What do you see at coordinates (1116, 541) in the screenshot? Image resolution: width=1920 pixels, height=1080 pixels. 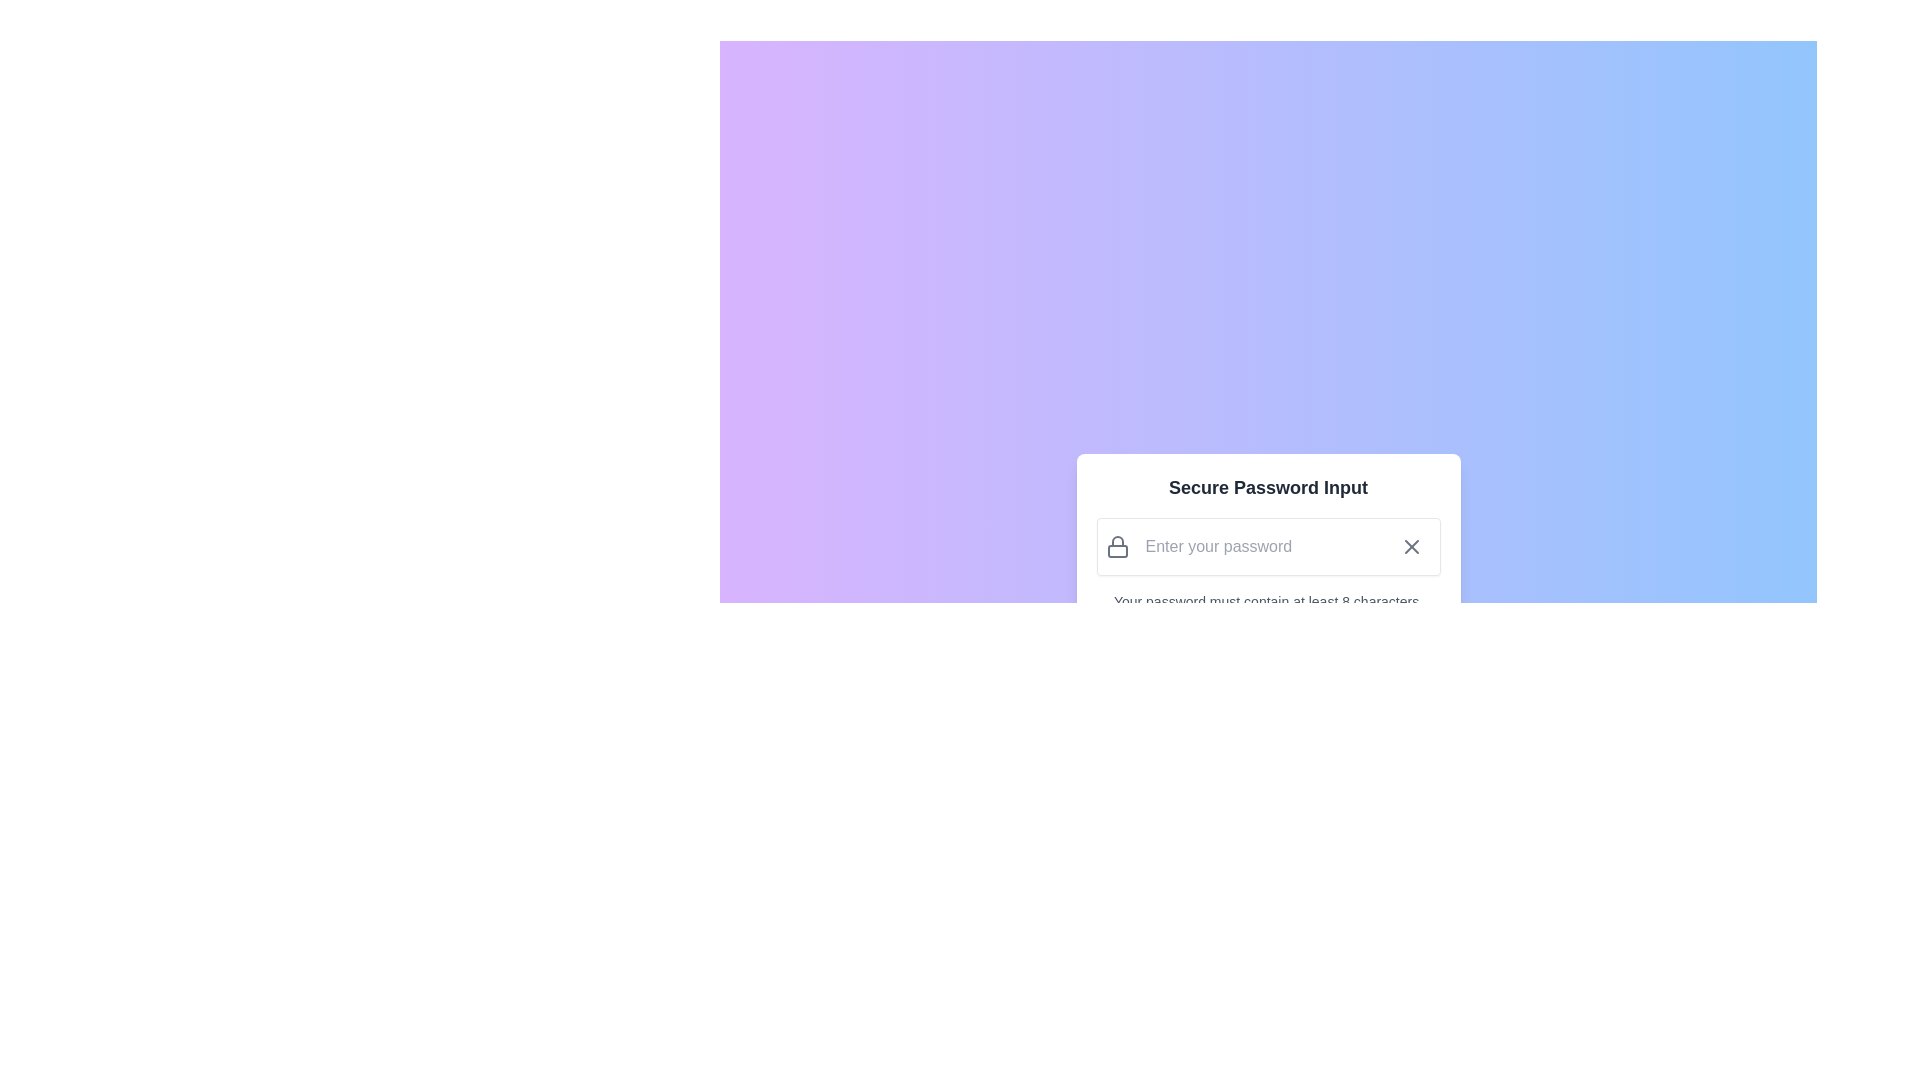 I see `the curved upper part of the gray padlock icon located to the left of the password input field in the modal box` at bounding box center [1116, 541].